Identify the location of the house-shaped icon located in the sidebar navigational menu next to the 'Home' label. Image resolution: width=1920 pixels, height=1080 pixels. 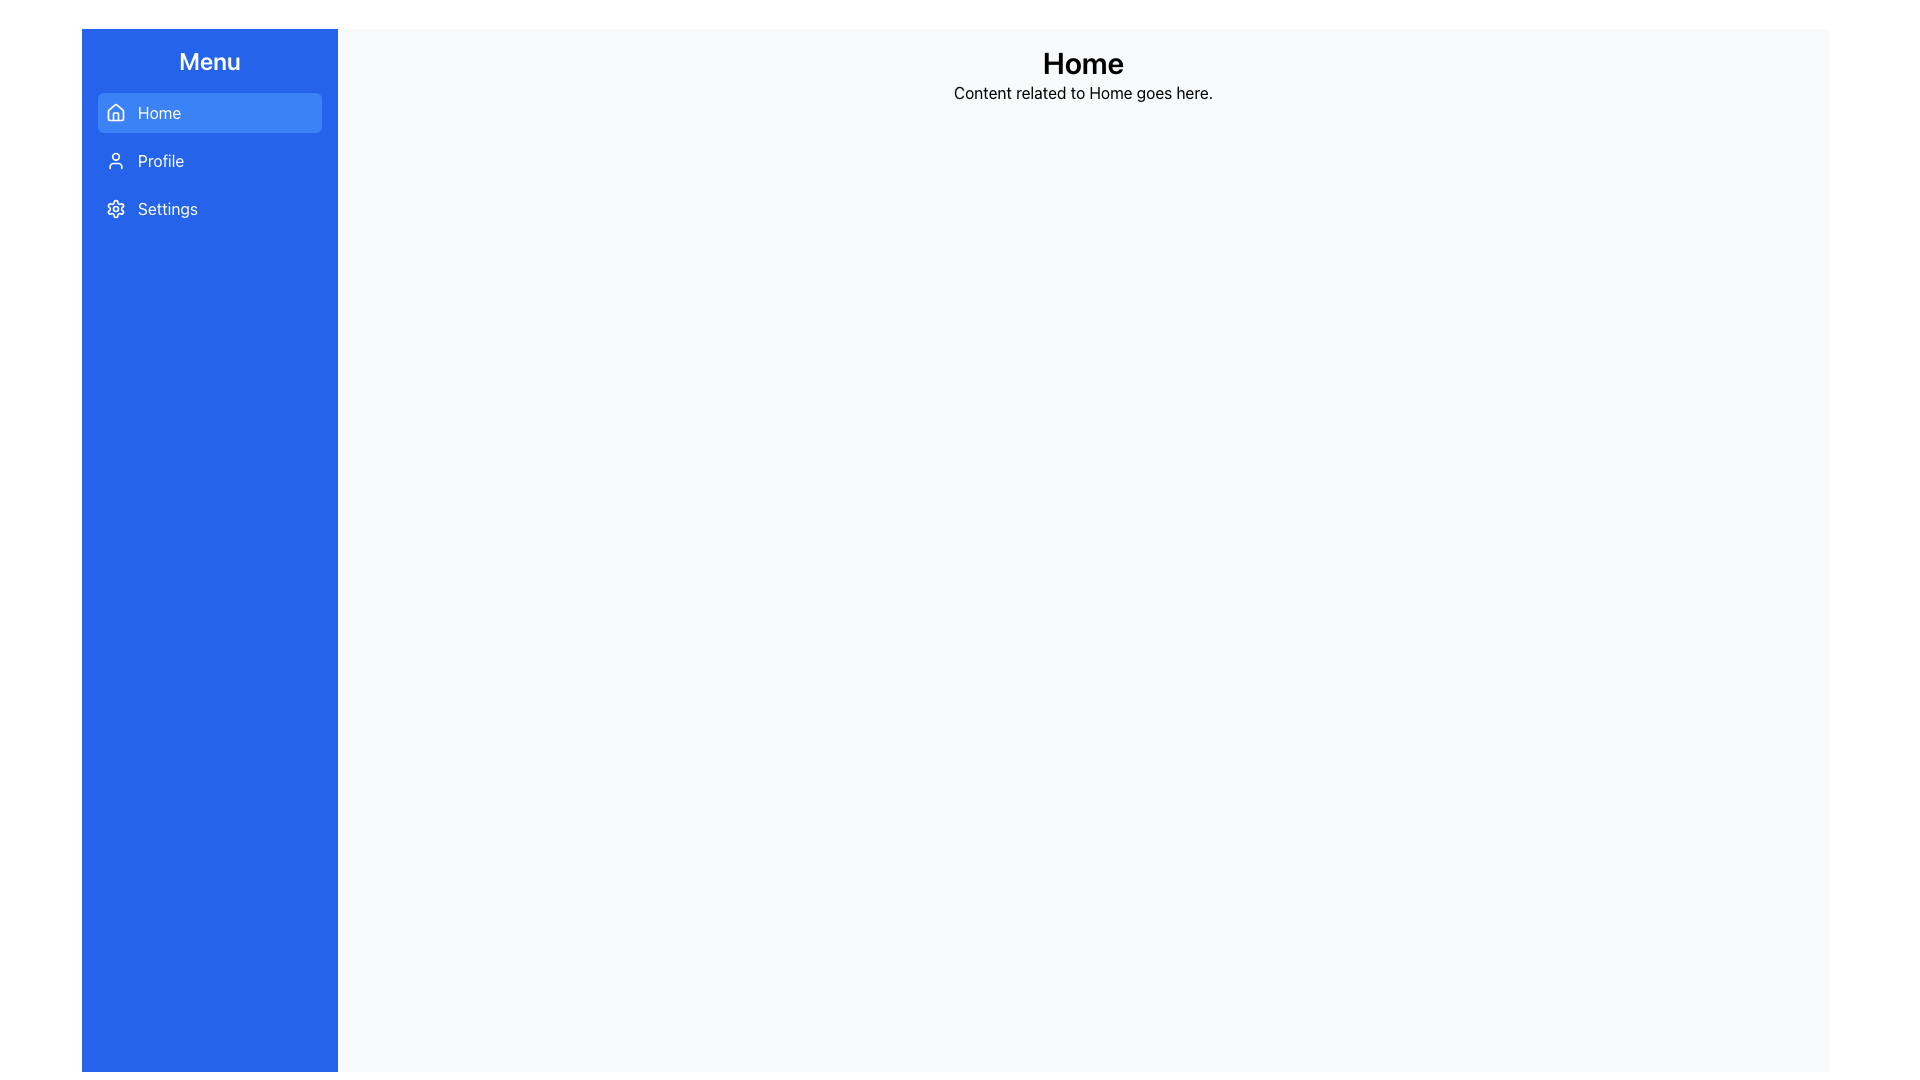
(114, 112).